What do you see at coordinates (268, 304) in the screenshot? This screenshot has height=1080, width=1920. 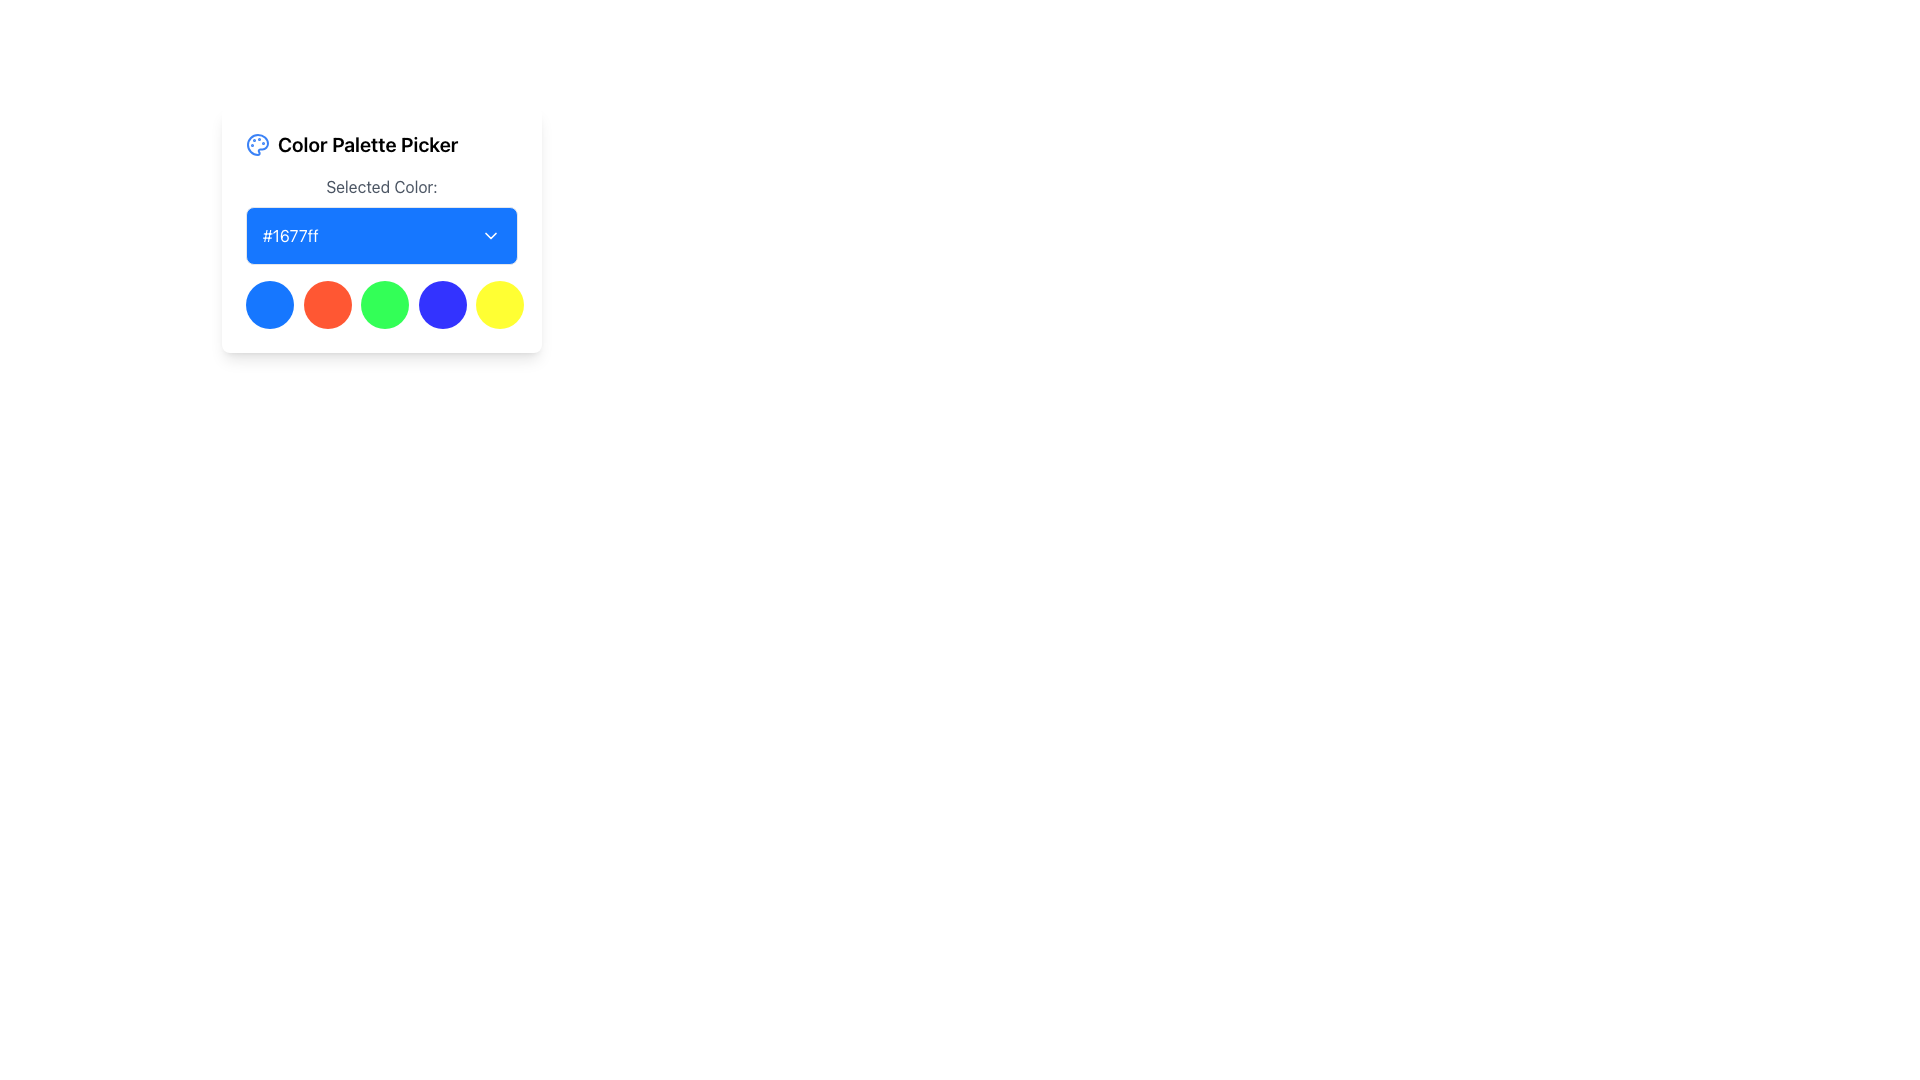 I see `the blue circular button, which is the first in a row of five colored buttons below the color selection dropdown in the color palette picker interface` at bounding box center [268, 304].